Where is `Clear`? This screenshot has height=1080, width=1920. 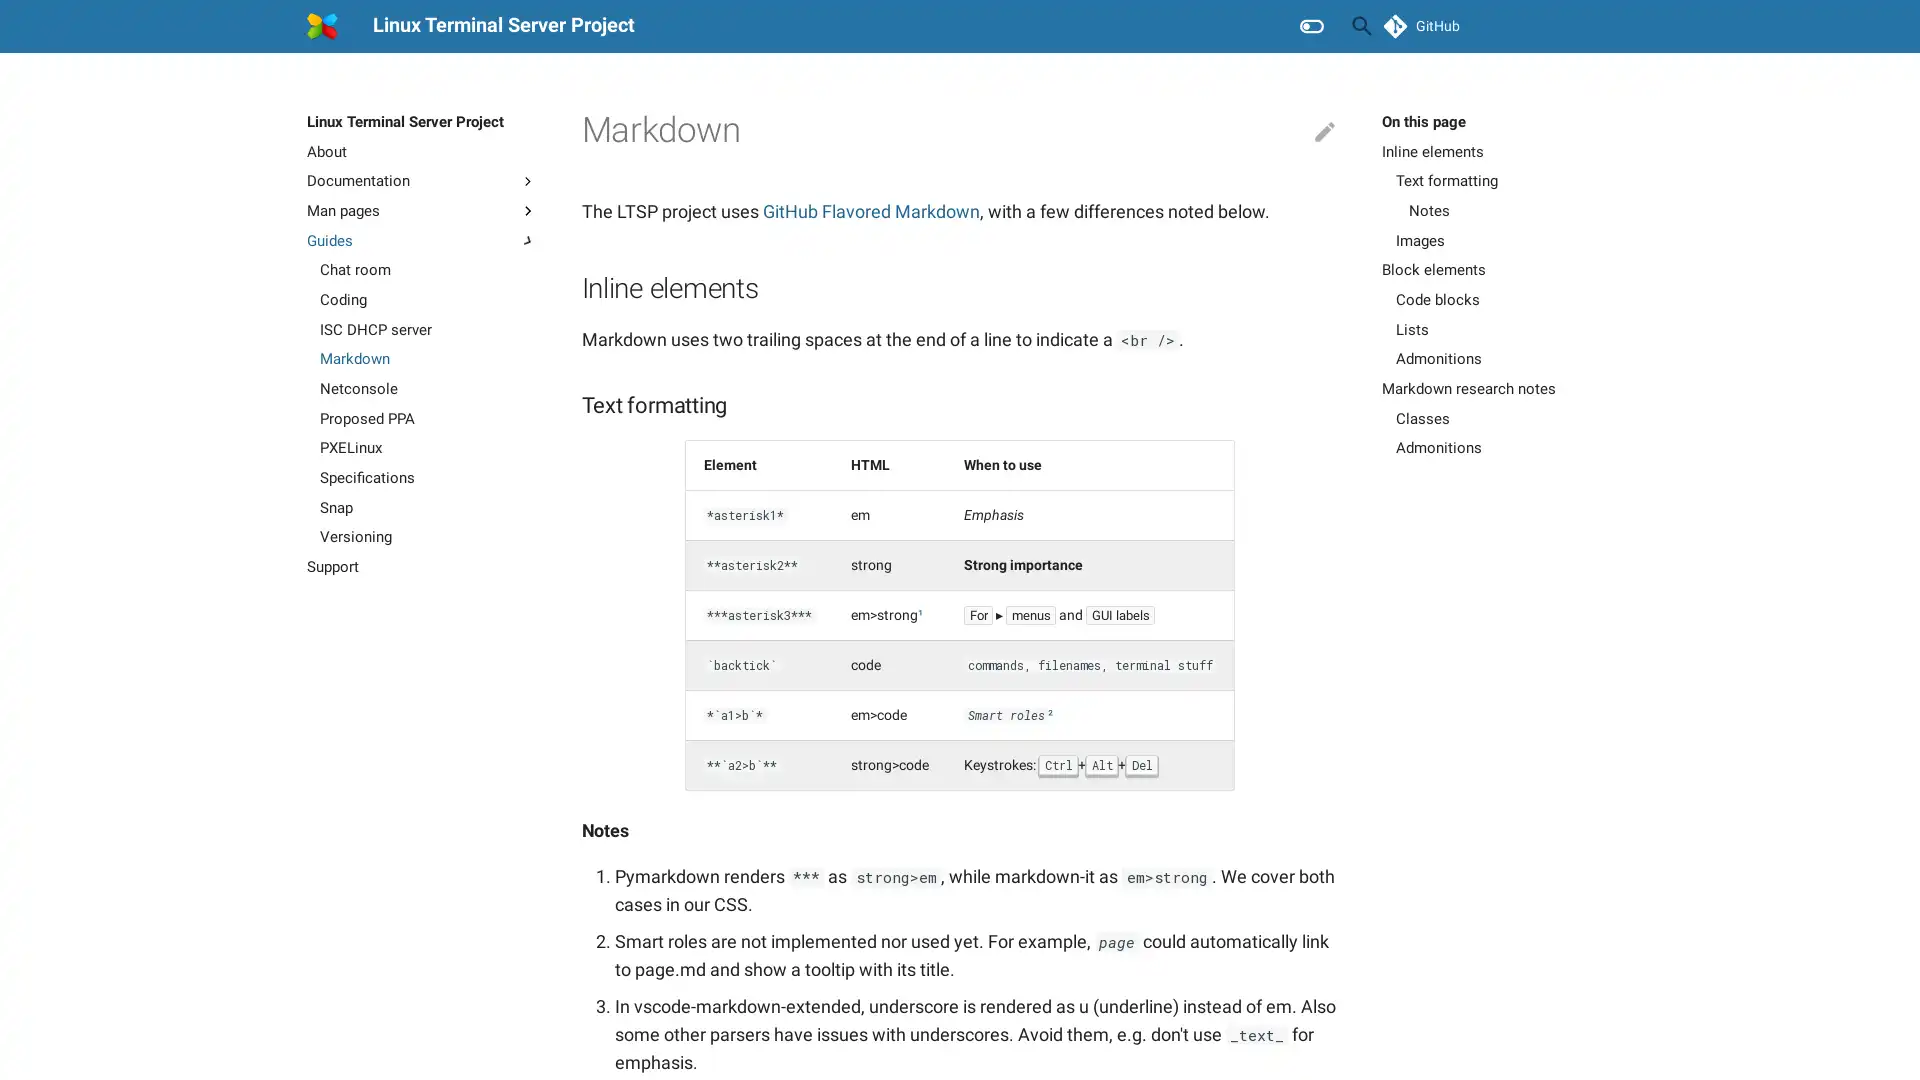
Clear is located at coordinates (1314, 26).